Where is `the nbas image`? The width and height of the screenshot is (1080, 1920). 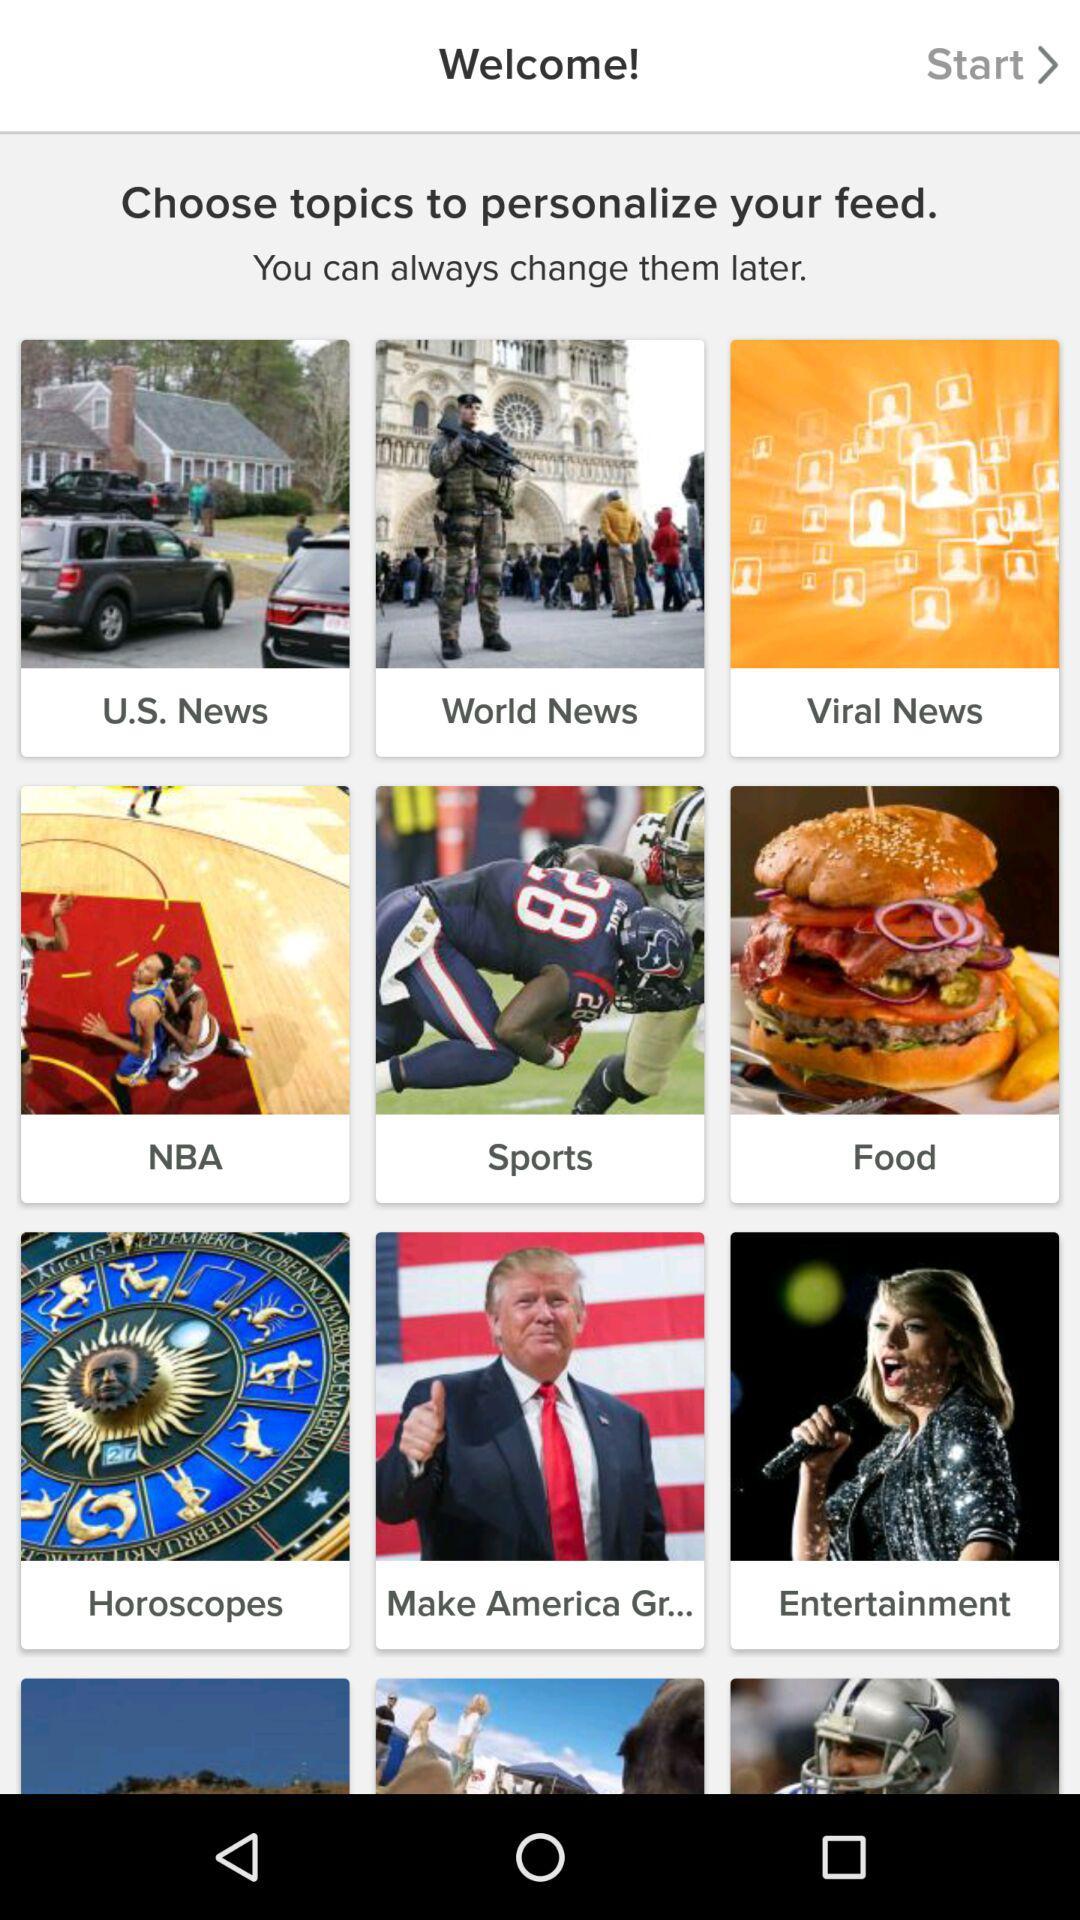
the nbas image is located at coordinates (185, 949).